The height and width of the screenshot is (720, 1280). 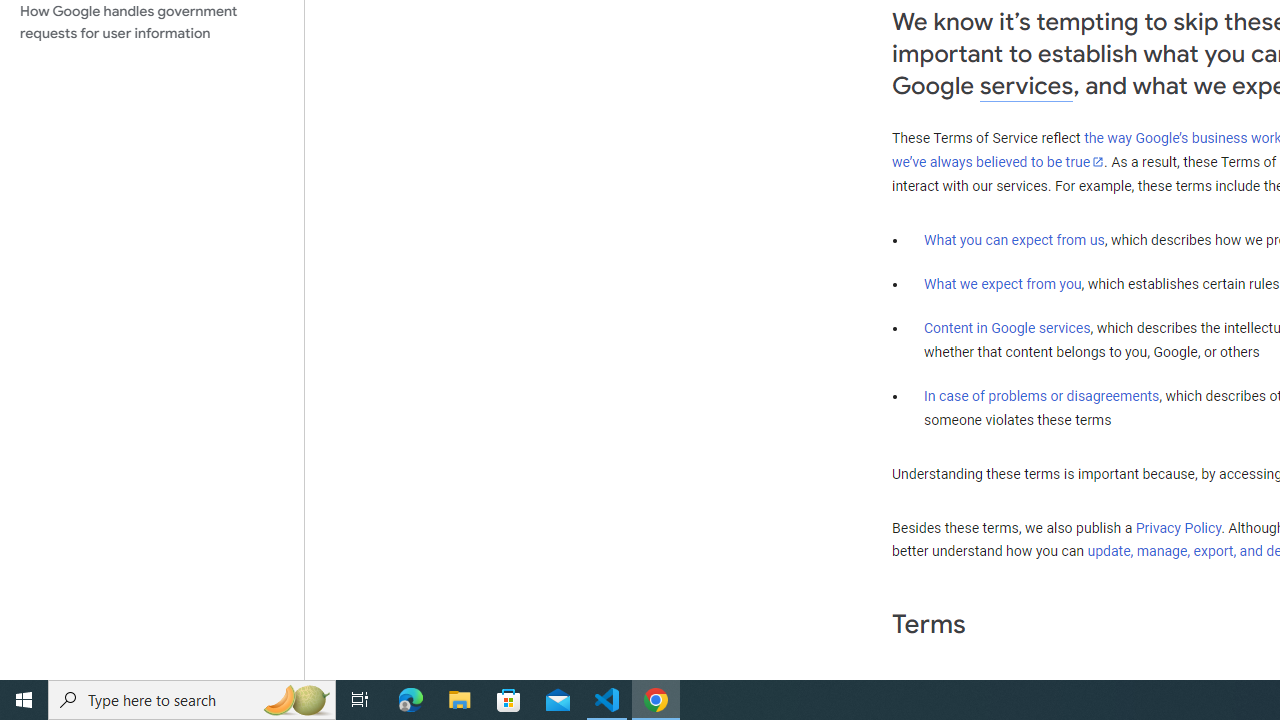 I want to click on 'What we expect from you', so click(x=1002, y=284).